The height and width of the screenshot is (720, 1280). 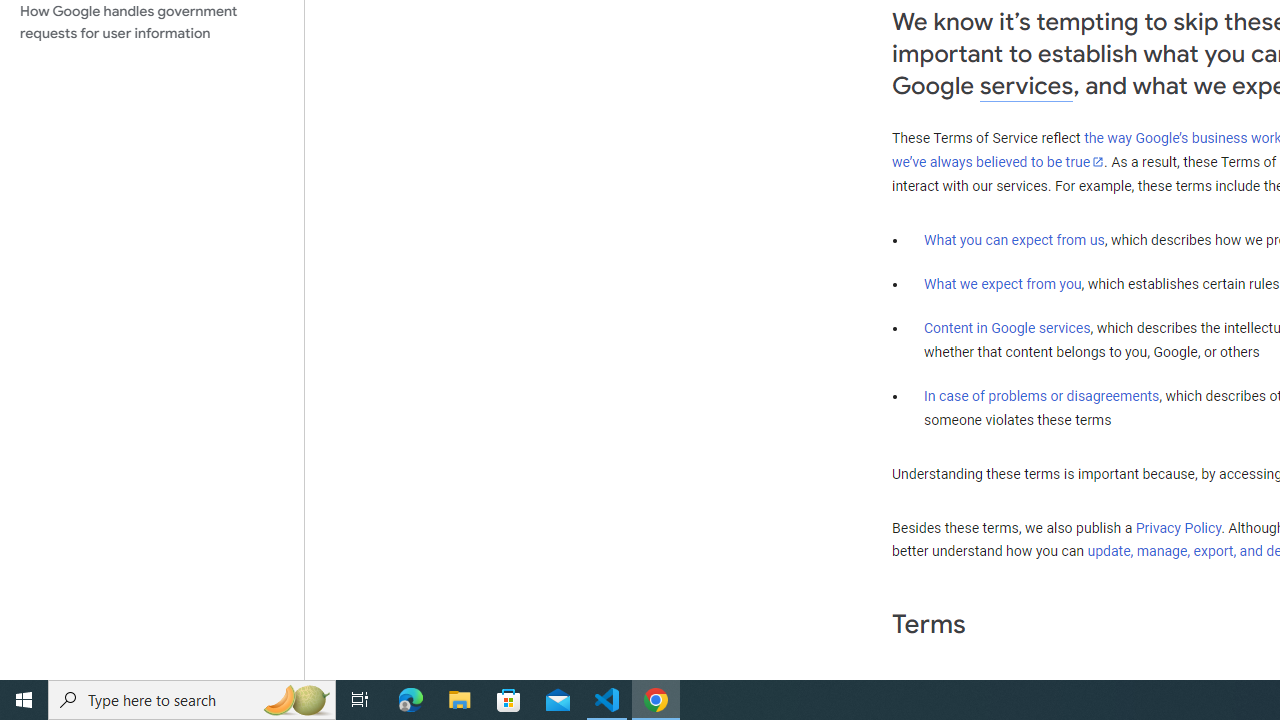 I want to click on 'What we expect from you', so click(x=1002, y=284).